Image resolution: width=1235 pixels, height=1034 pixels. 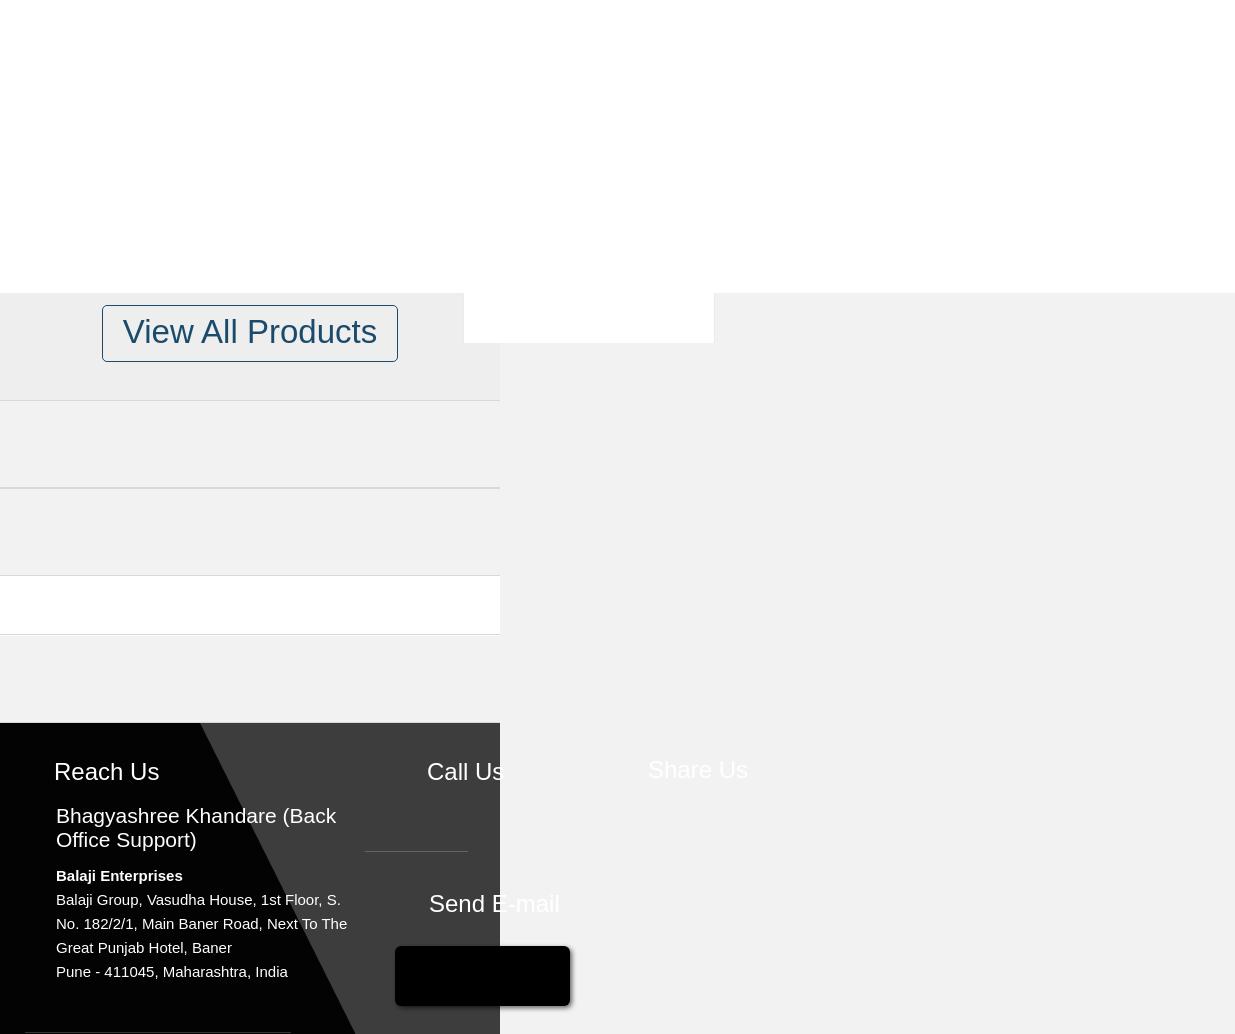 What do you see at coordinates (470, 546) in the screenshot?
I see `'Gloves Against Mechanical Risk'` at bounding box center [470, 546].